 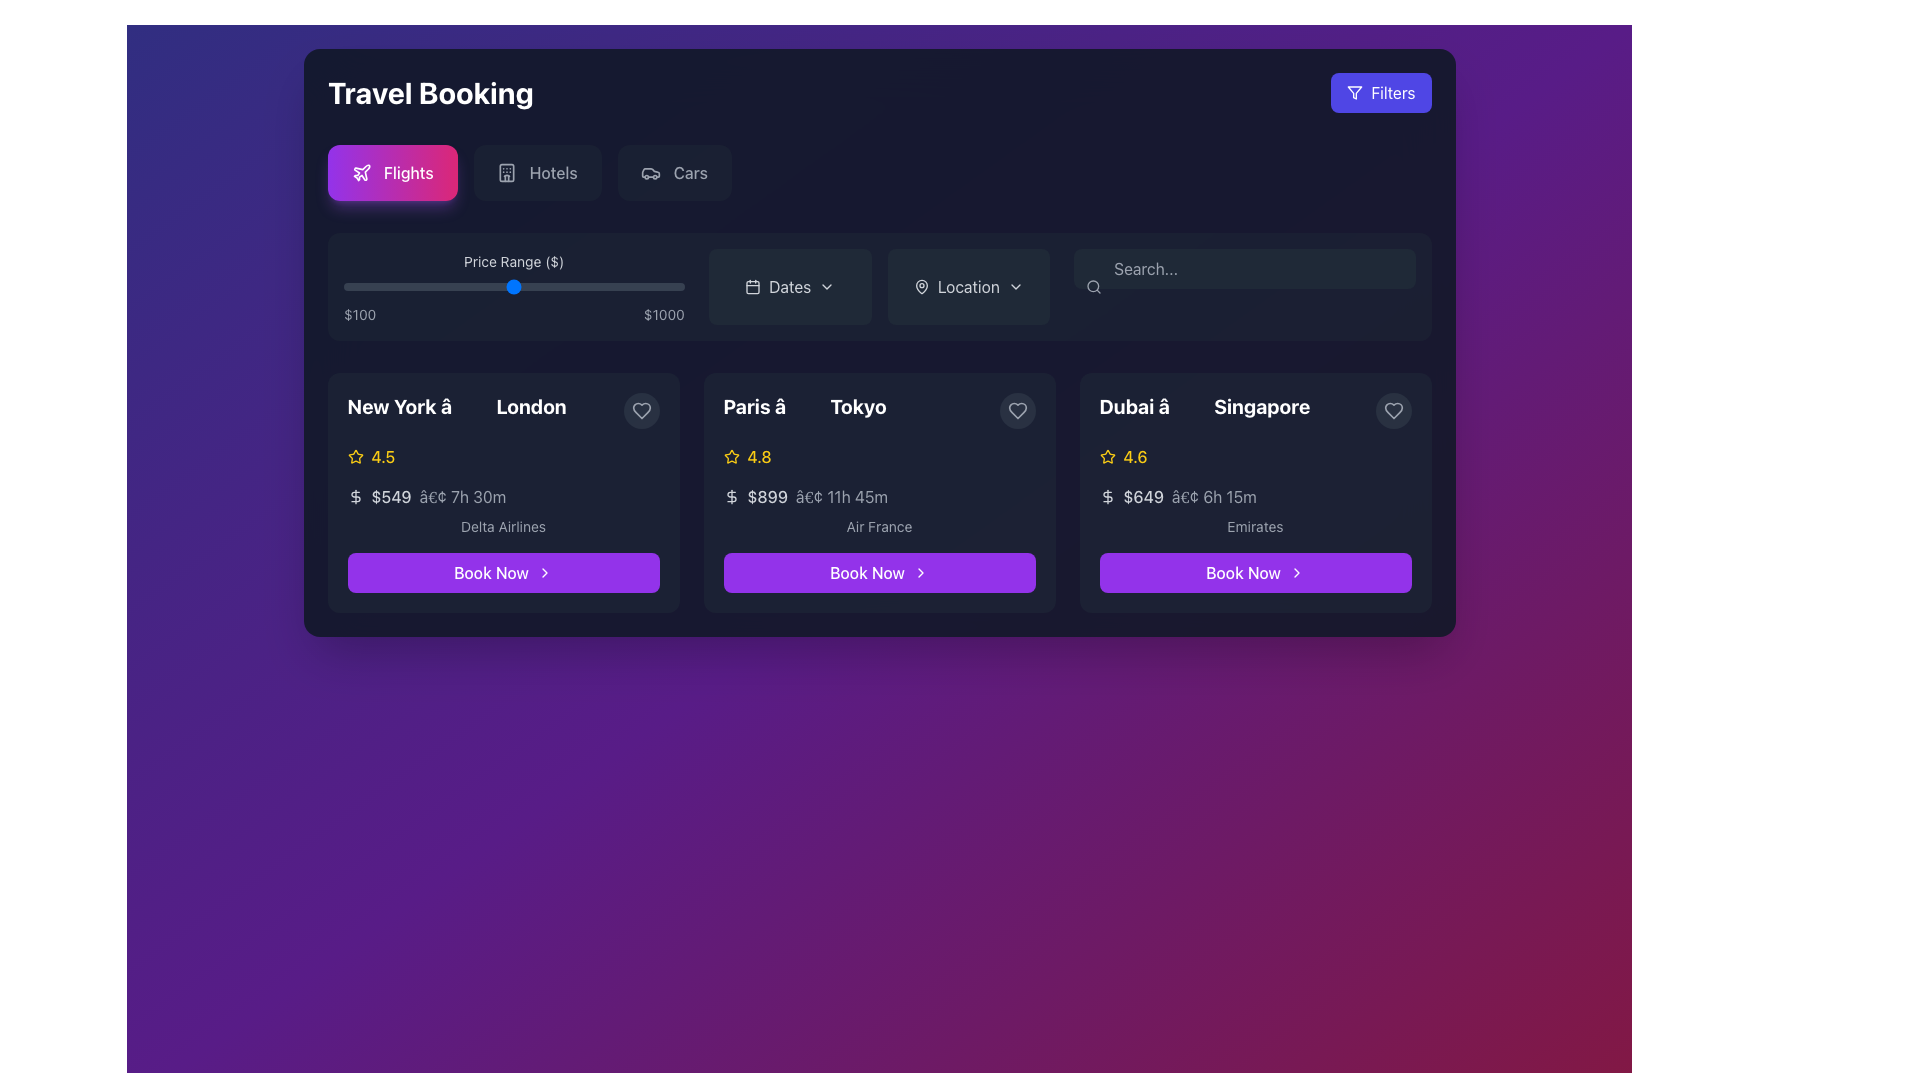 What do you see at coordinates (391, 496) in the screenshot?
I see `the text label displaying the cost of the travel option in the first travel option card, located at the top left of the details section, positioned between the dollar symbol and the duration indicator` at bounding box center [391, 496].